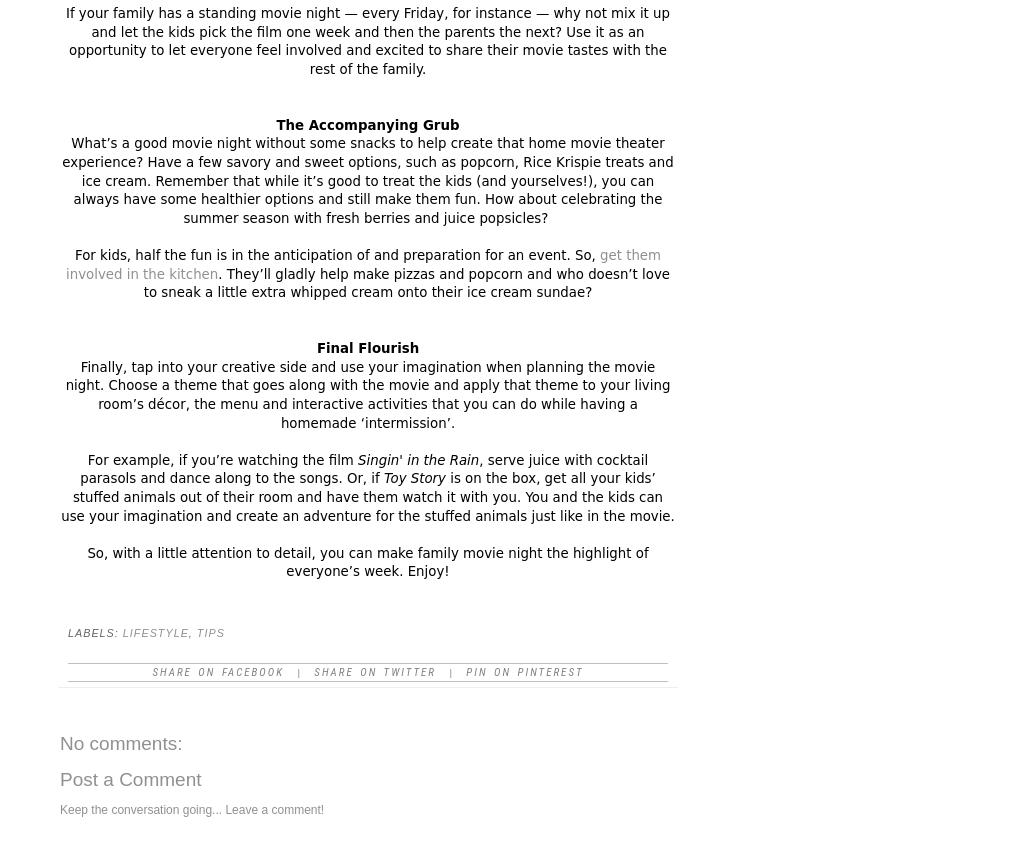  What do you see at coordinates (191, 633) in the screenshot?
I see `','` at bounding box center [191, 633].